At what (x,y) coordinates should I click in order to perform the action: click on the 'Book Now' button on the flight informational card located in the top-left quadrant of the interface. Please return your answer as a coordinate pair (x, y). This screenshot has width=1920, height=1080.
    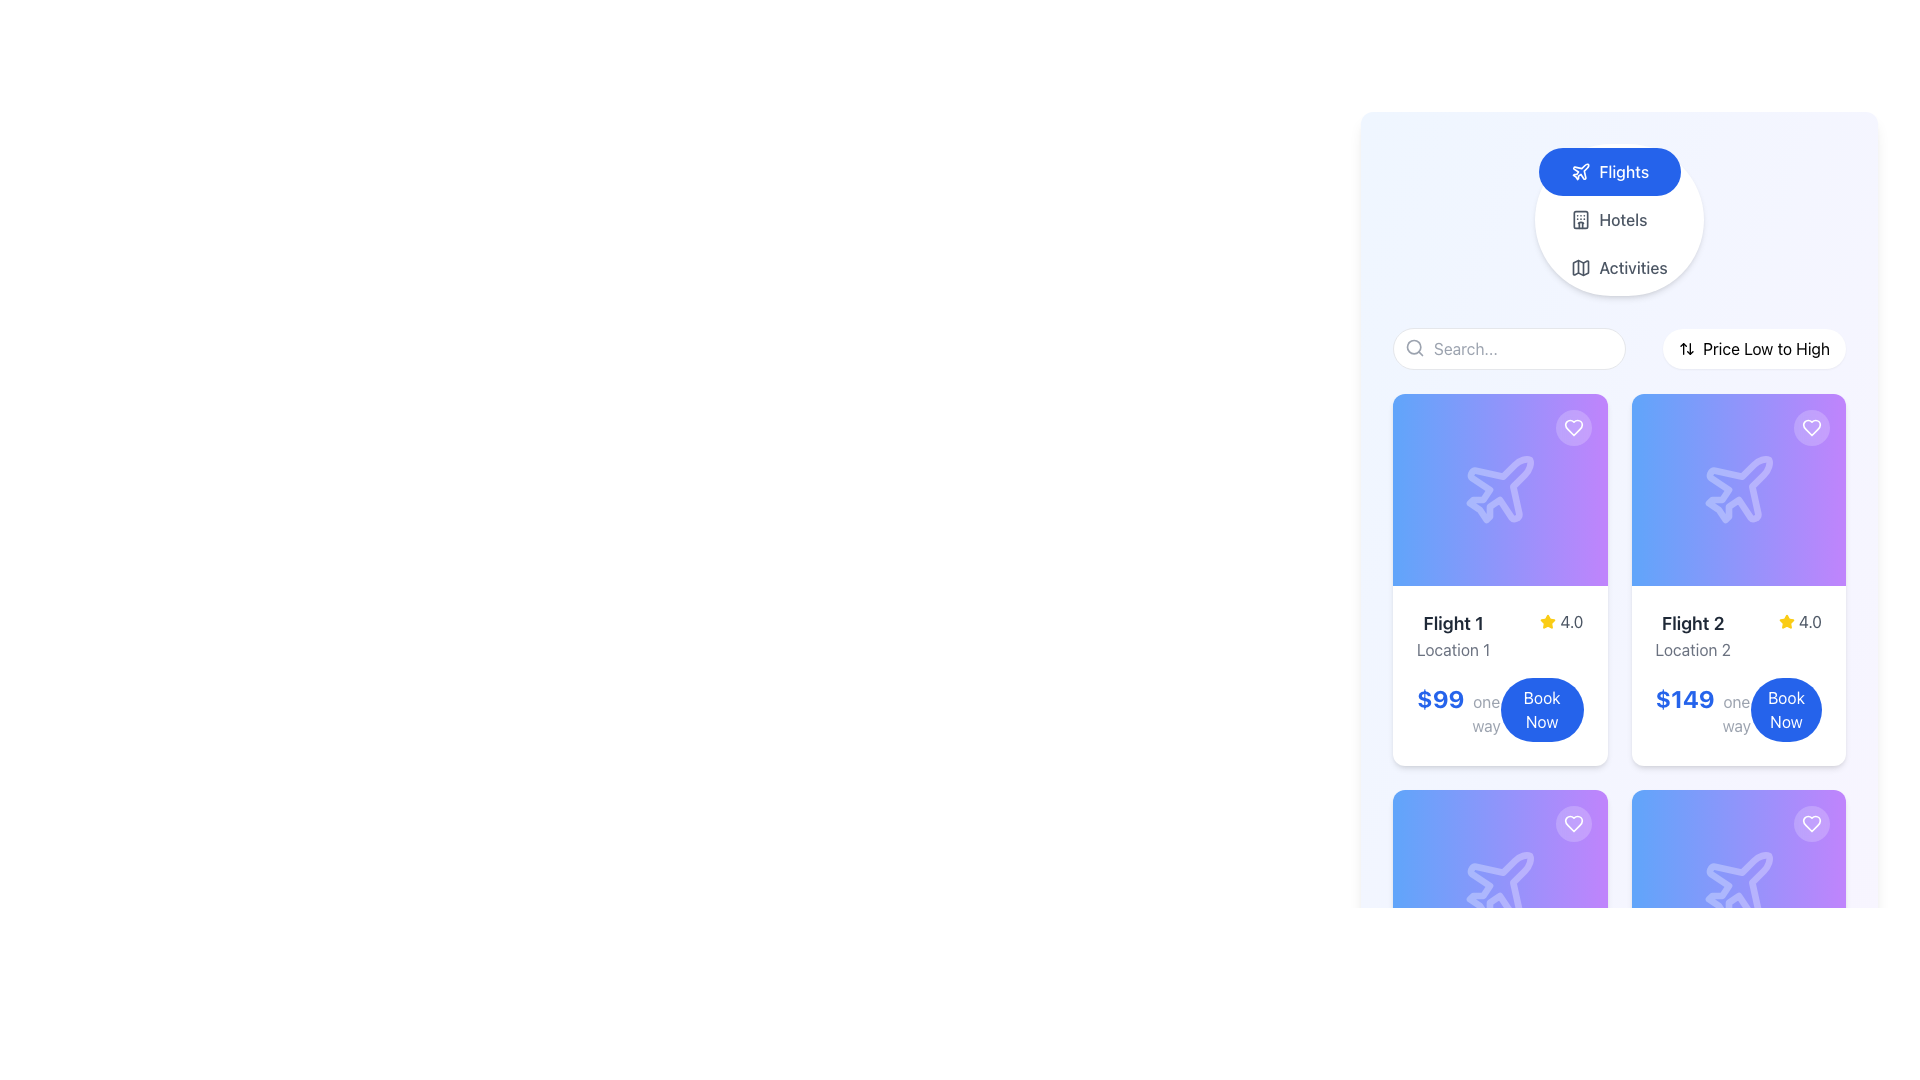
    Looking at the image, I should click on (1499, 675).